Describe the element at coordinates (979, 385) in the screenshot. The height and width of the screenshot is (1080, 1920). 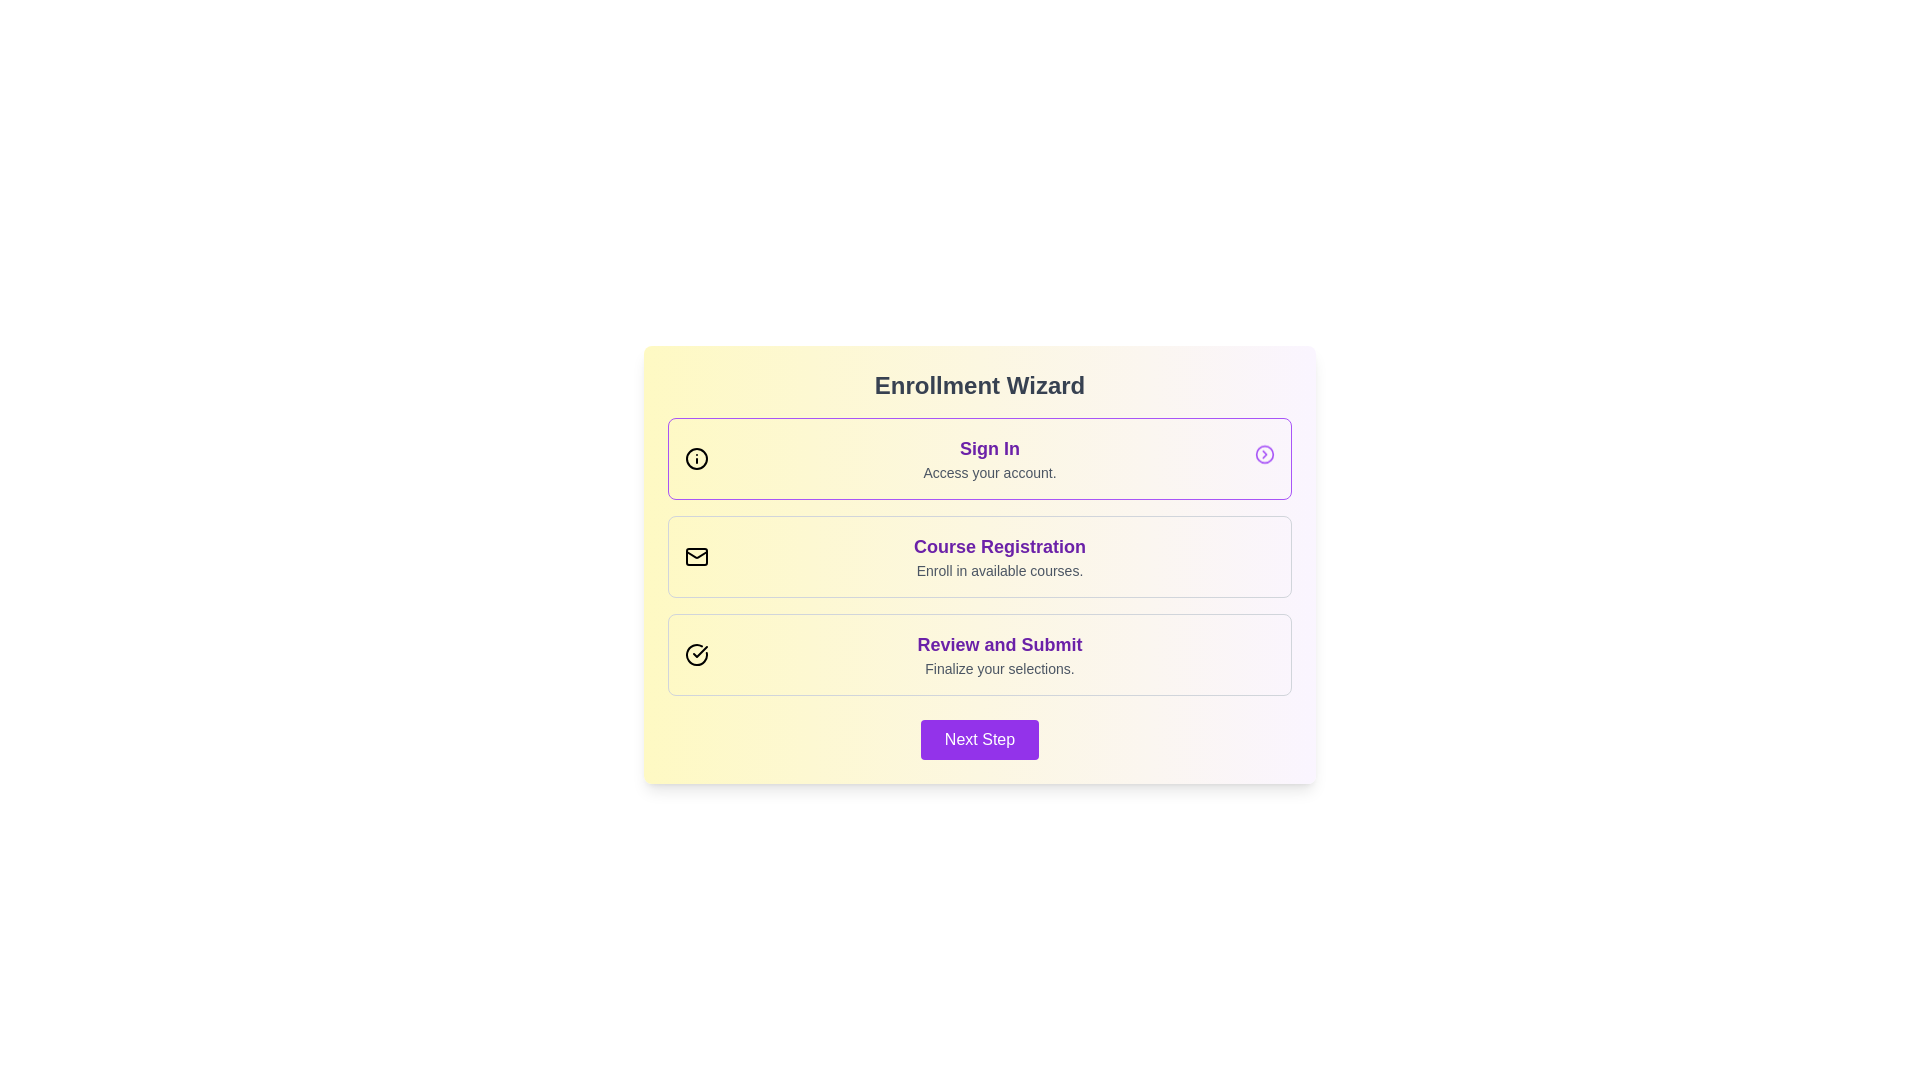
I see `header text element 'Enrollment Wizard' which is styled in bold, large sans-serif font, located near the top of the interface` at that location.